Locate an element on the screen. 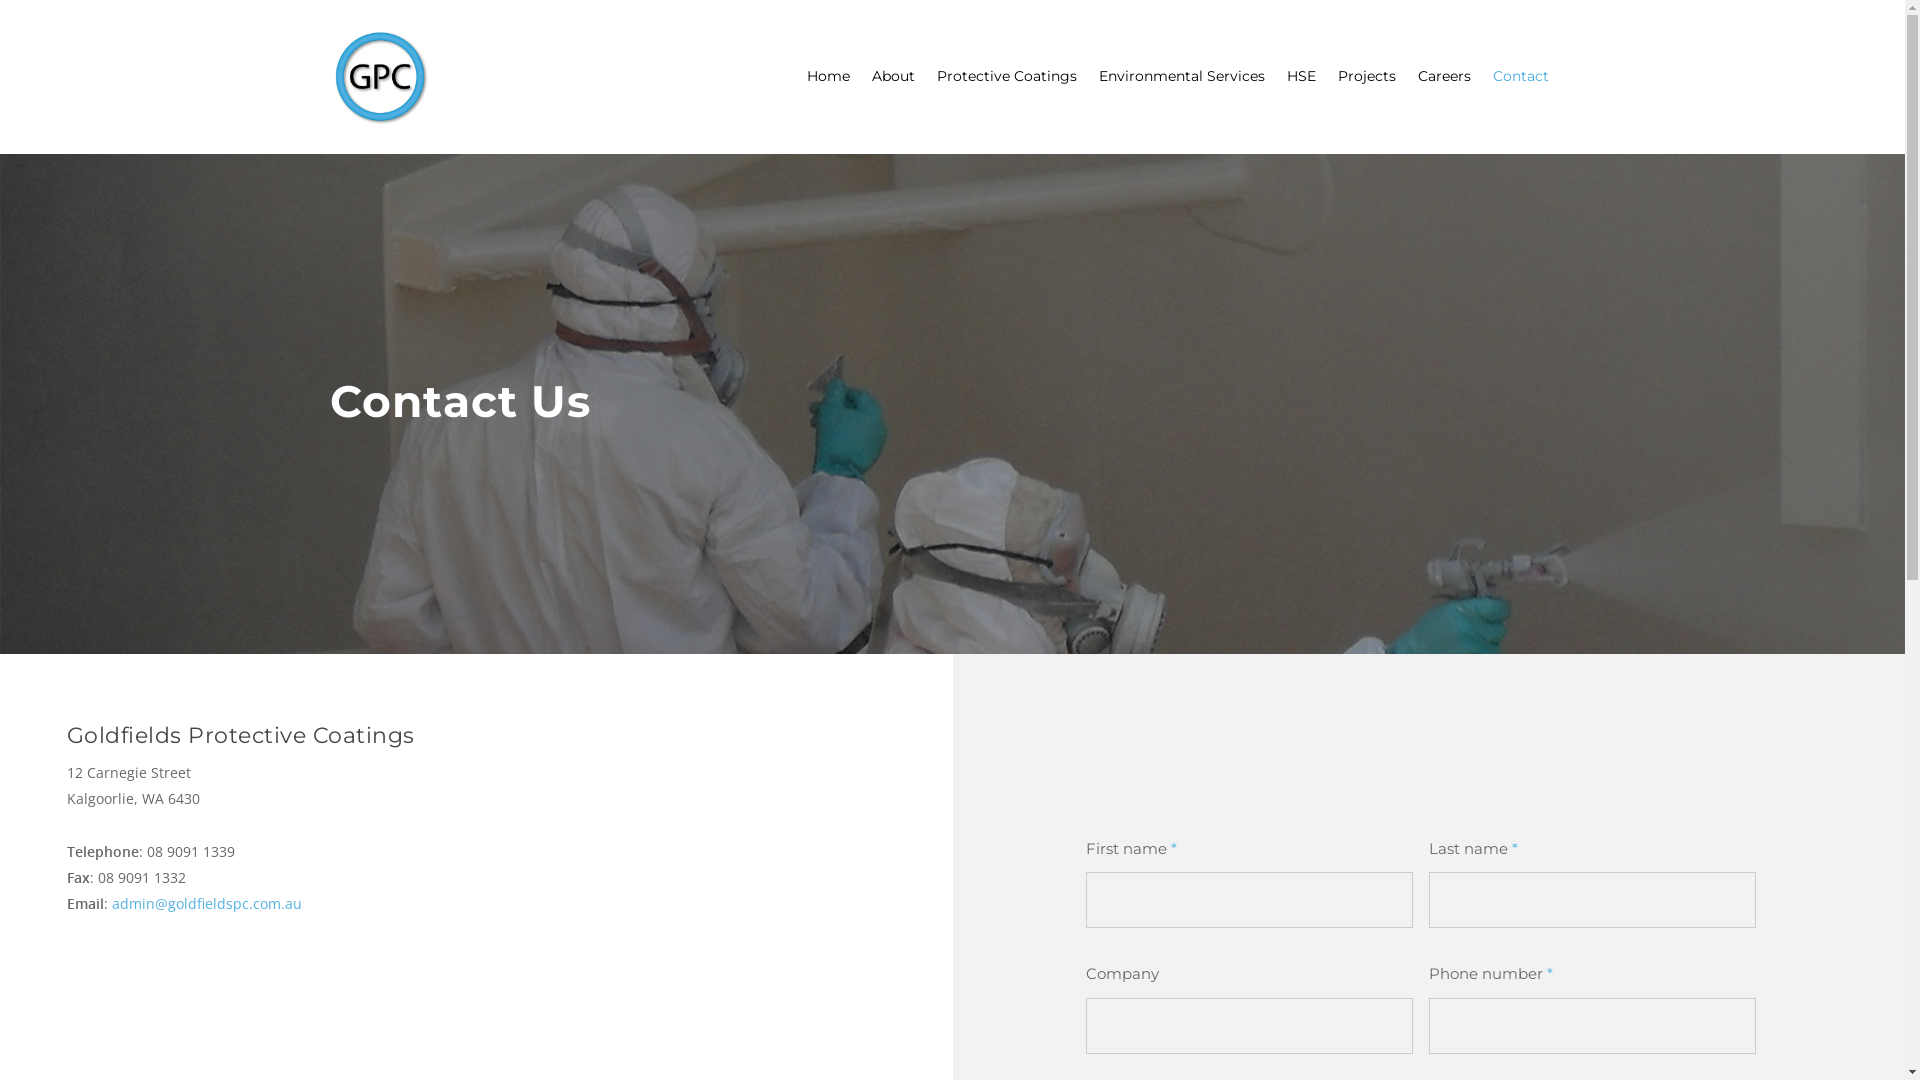  'Contact' is located at coordinates (1520, 91).